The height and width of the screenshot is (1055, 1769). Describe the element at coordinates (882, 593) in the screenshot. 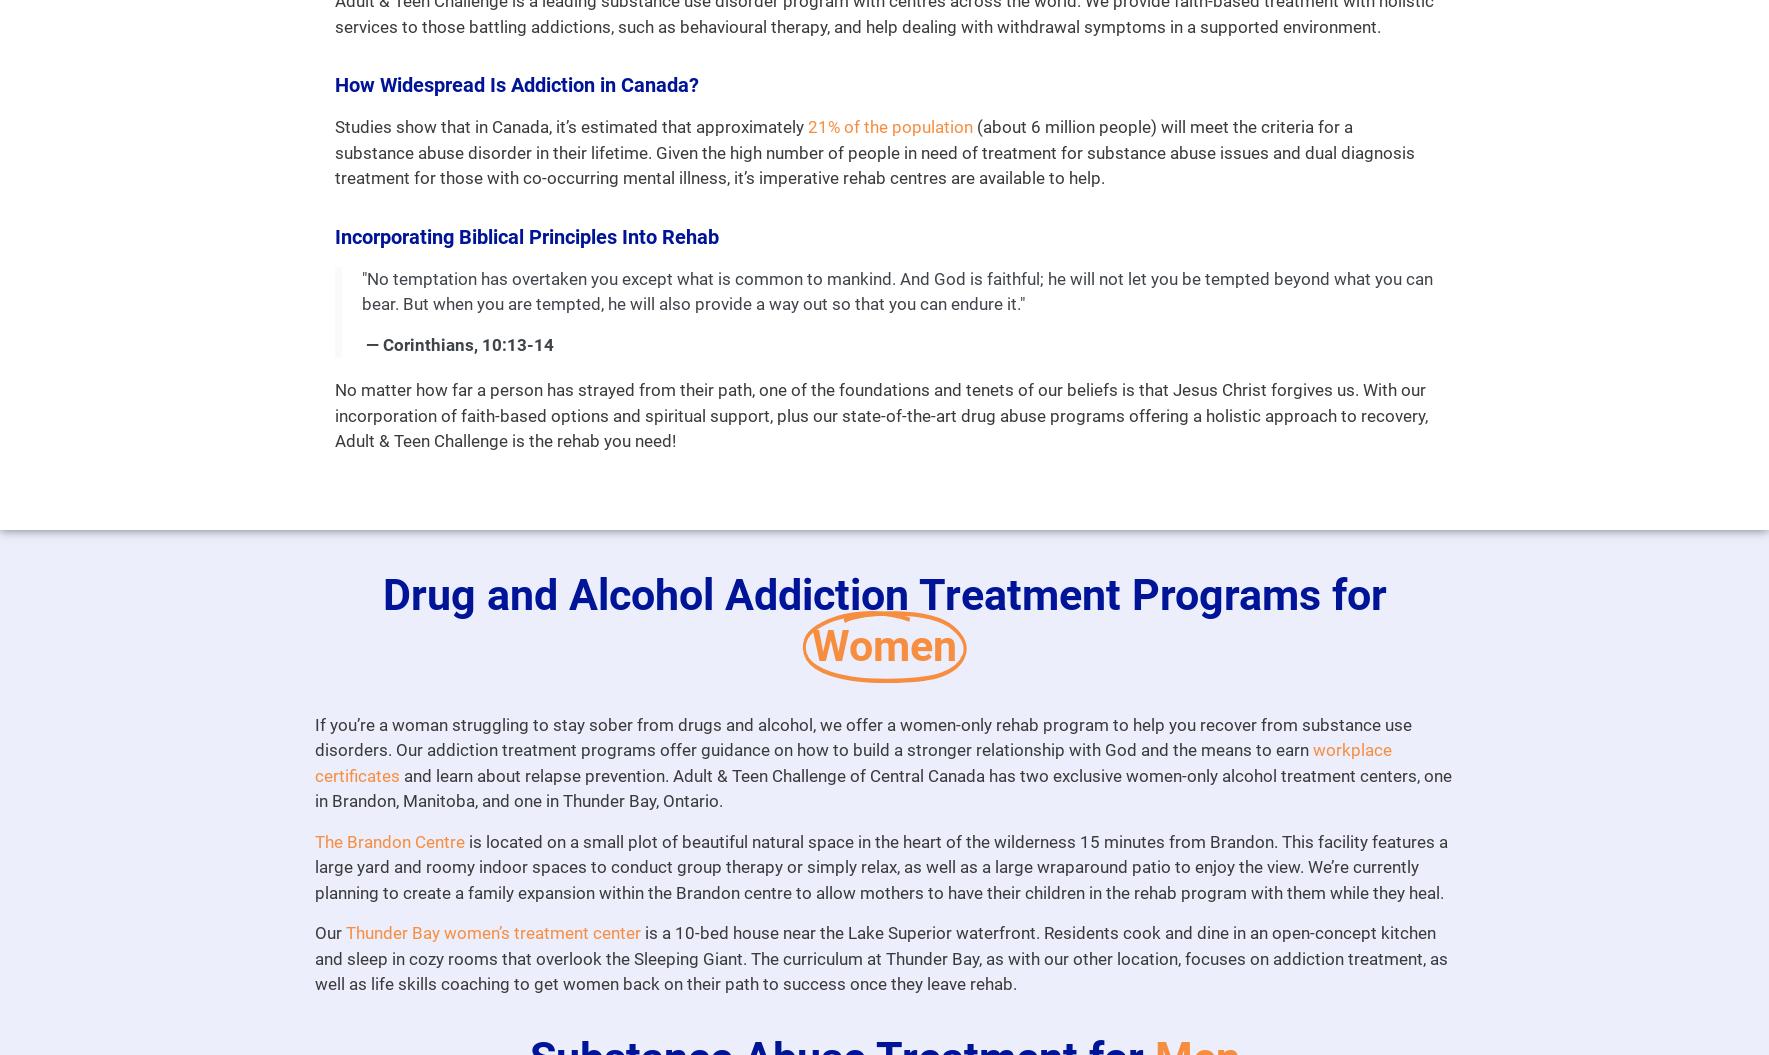

I see `'Drug and Alcohol Addiction Treatment Programs for'` at that location.